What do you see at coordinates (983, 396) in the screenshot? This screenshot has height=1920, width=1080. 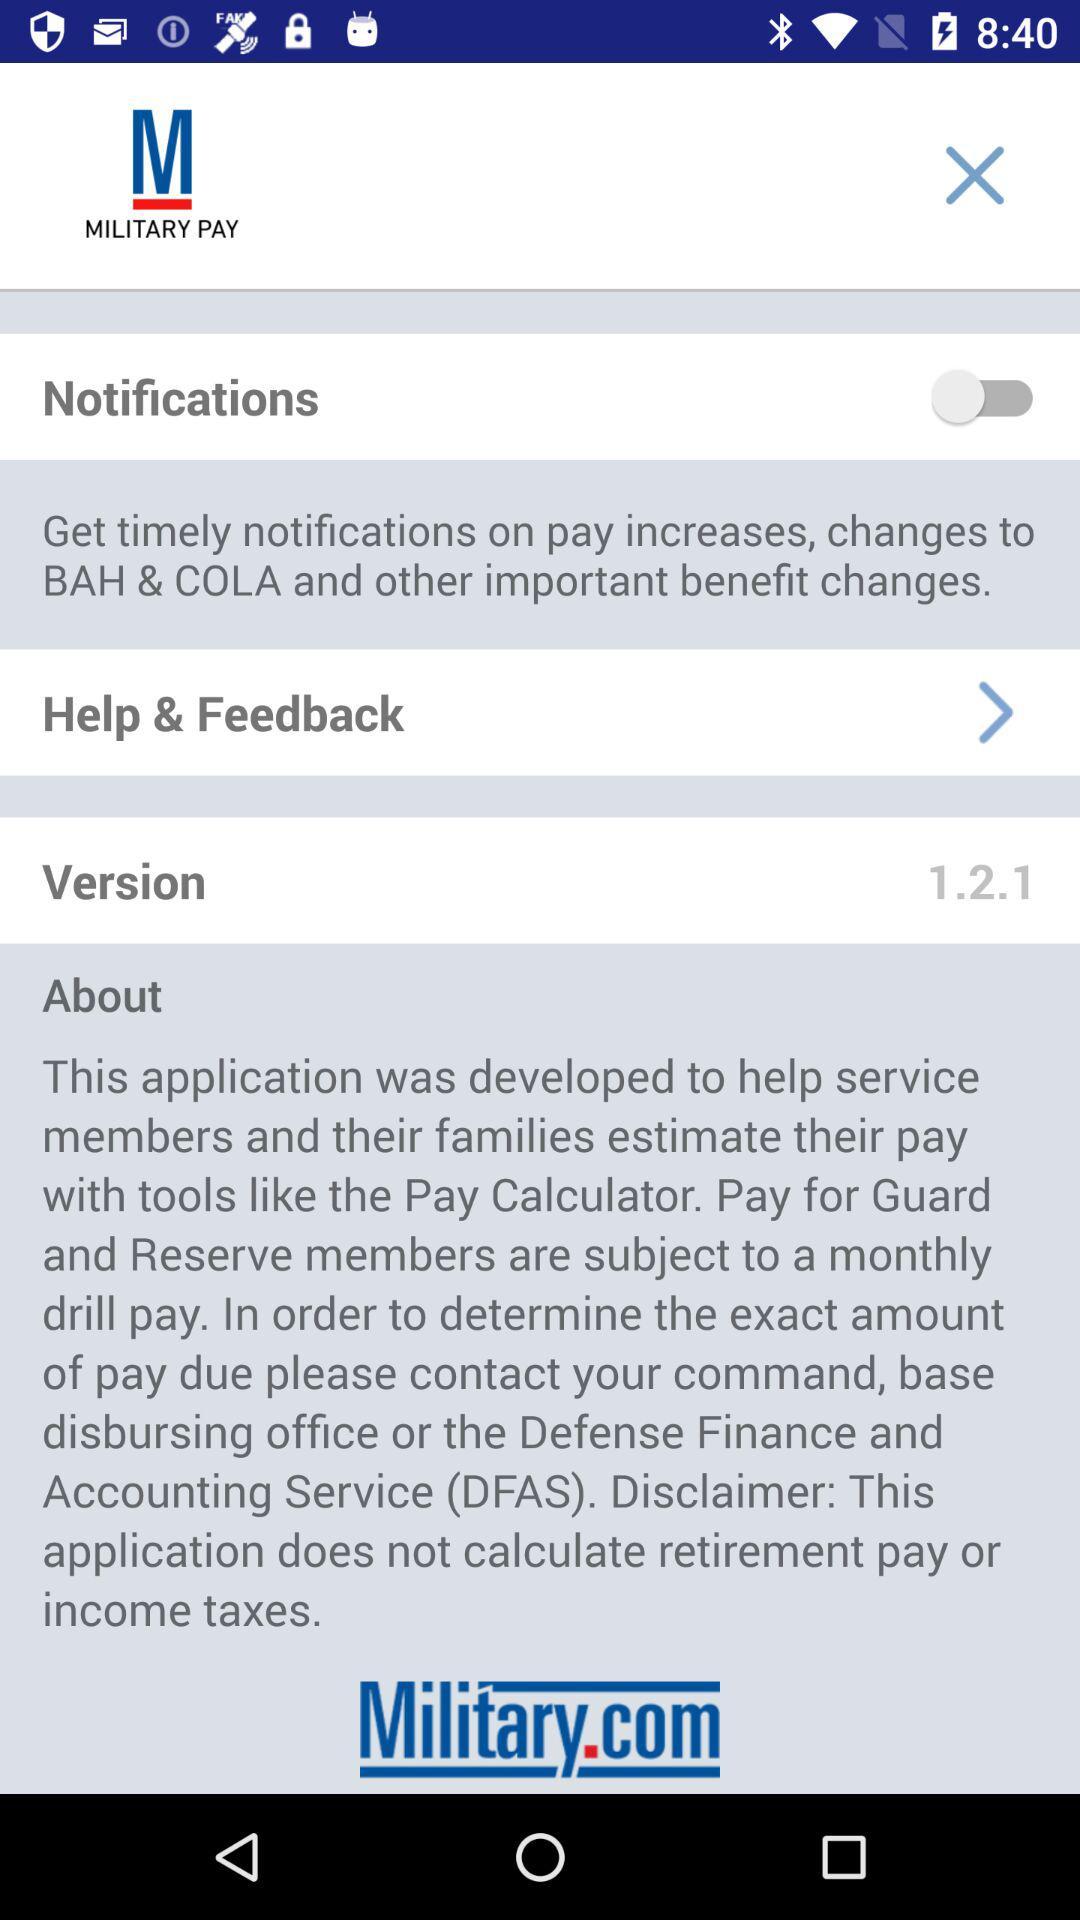 I see `notifications` at bounding box center [983, 396].